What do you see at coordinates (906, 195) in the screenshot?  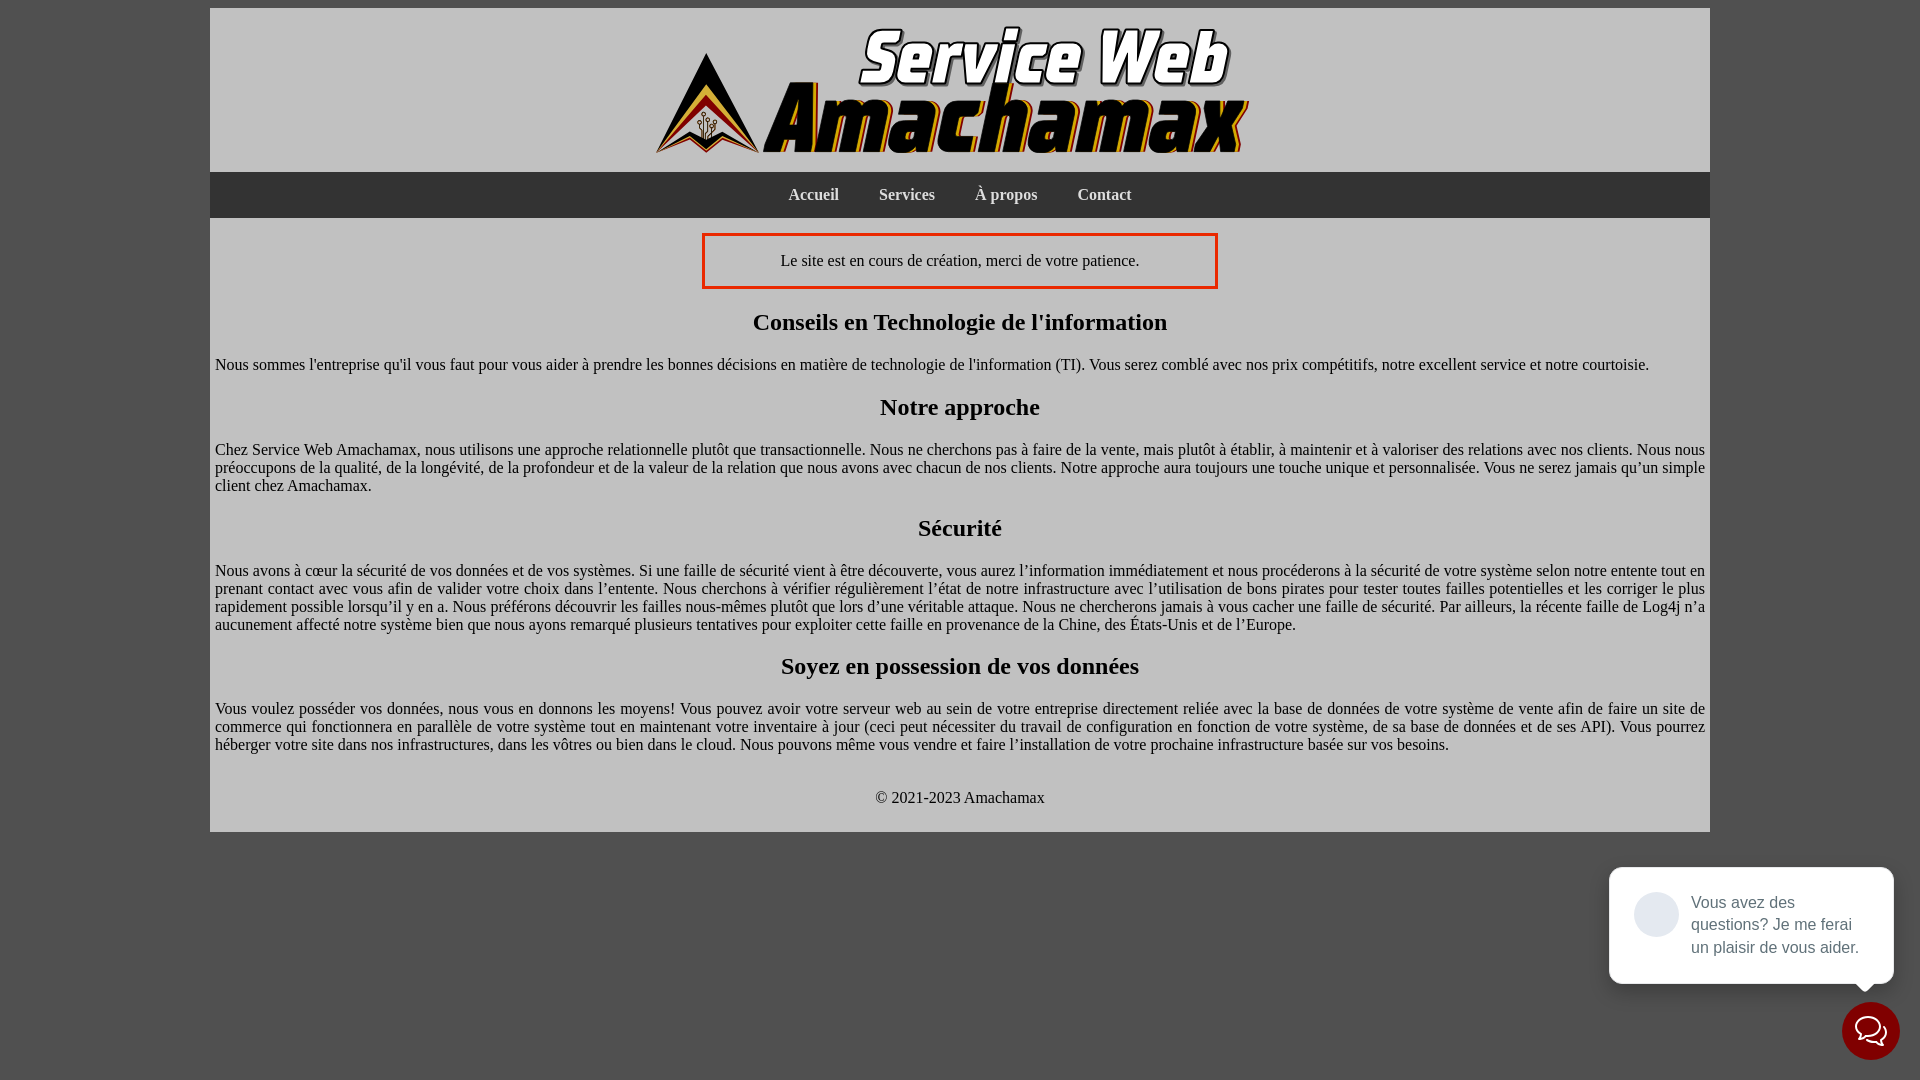 I see `'Services'` at bounding box center [906, 195].